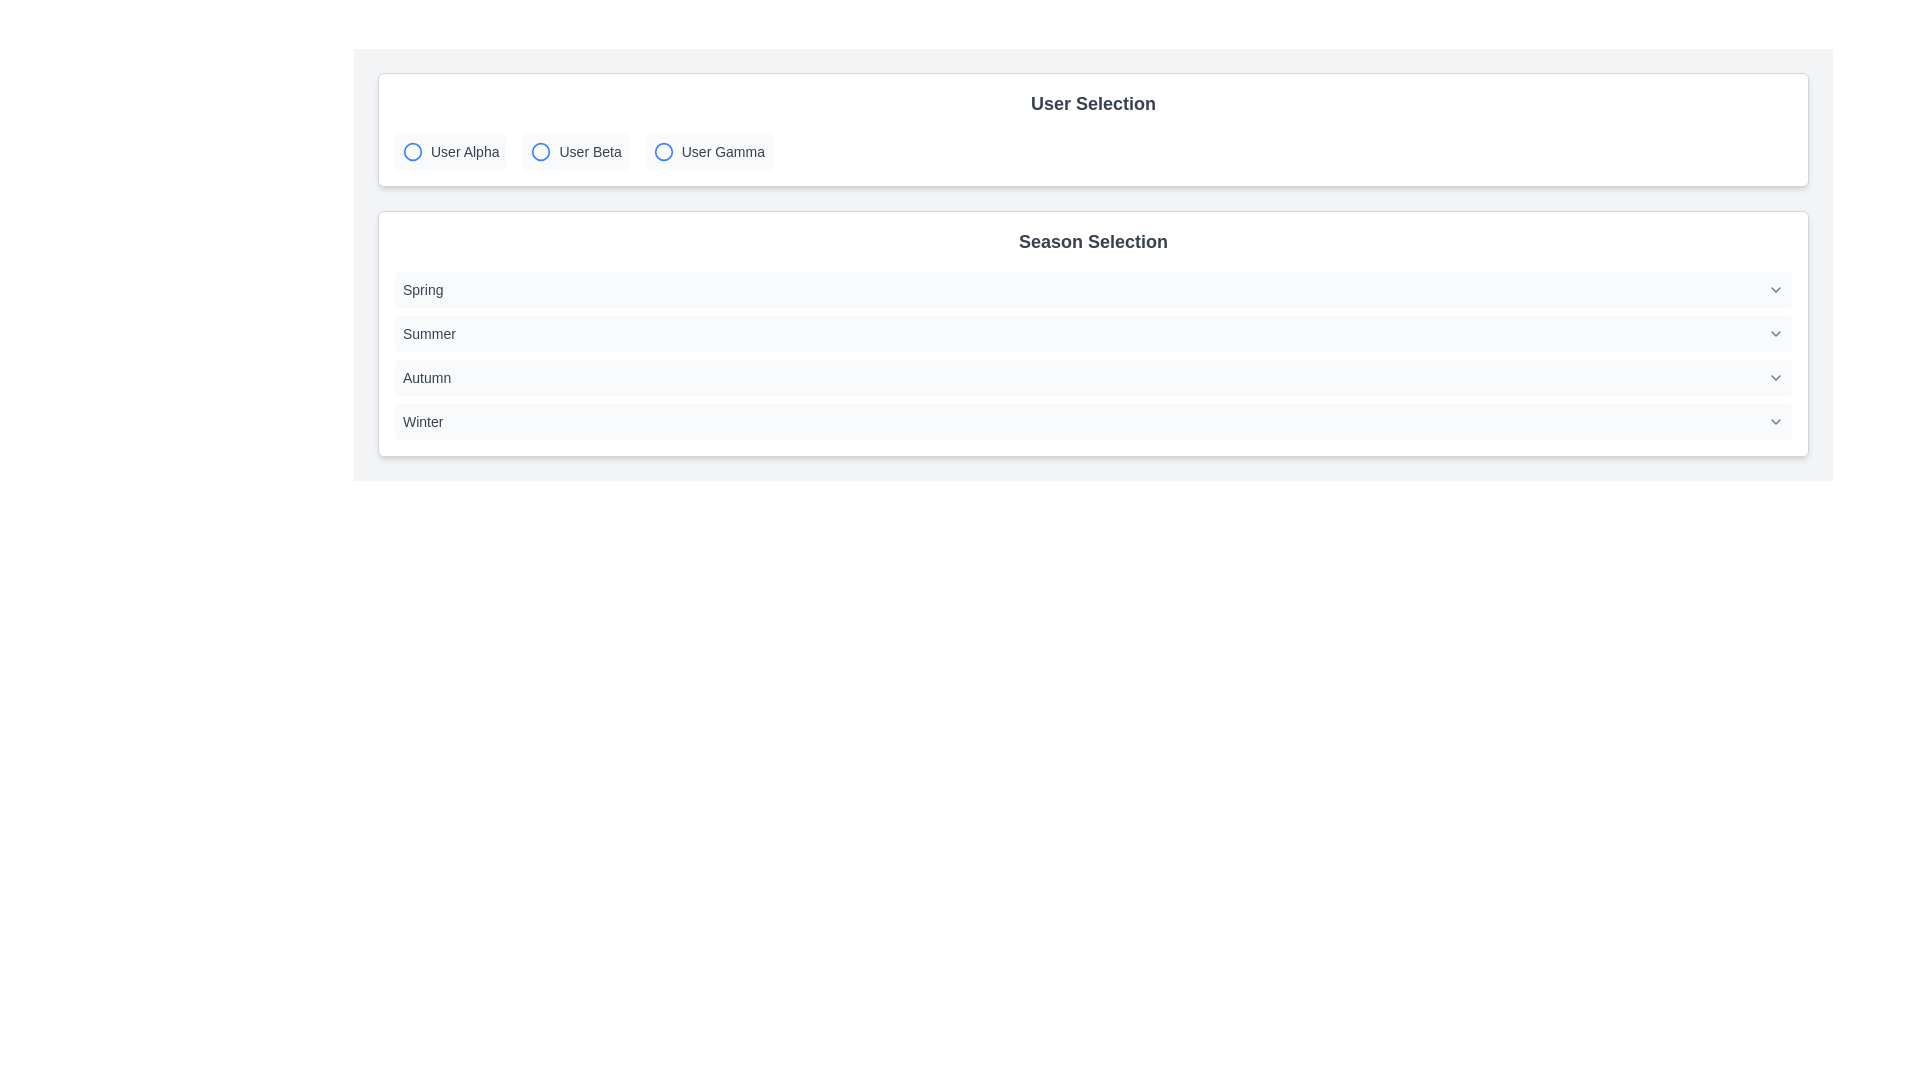 This screenshot has height=1080, width=1920. I want to click on 'User Selection' label, which is a bold, dark gray text located at the top of the 'User Selection' section, so click(1092, 104).